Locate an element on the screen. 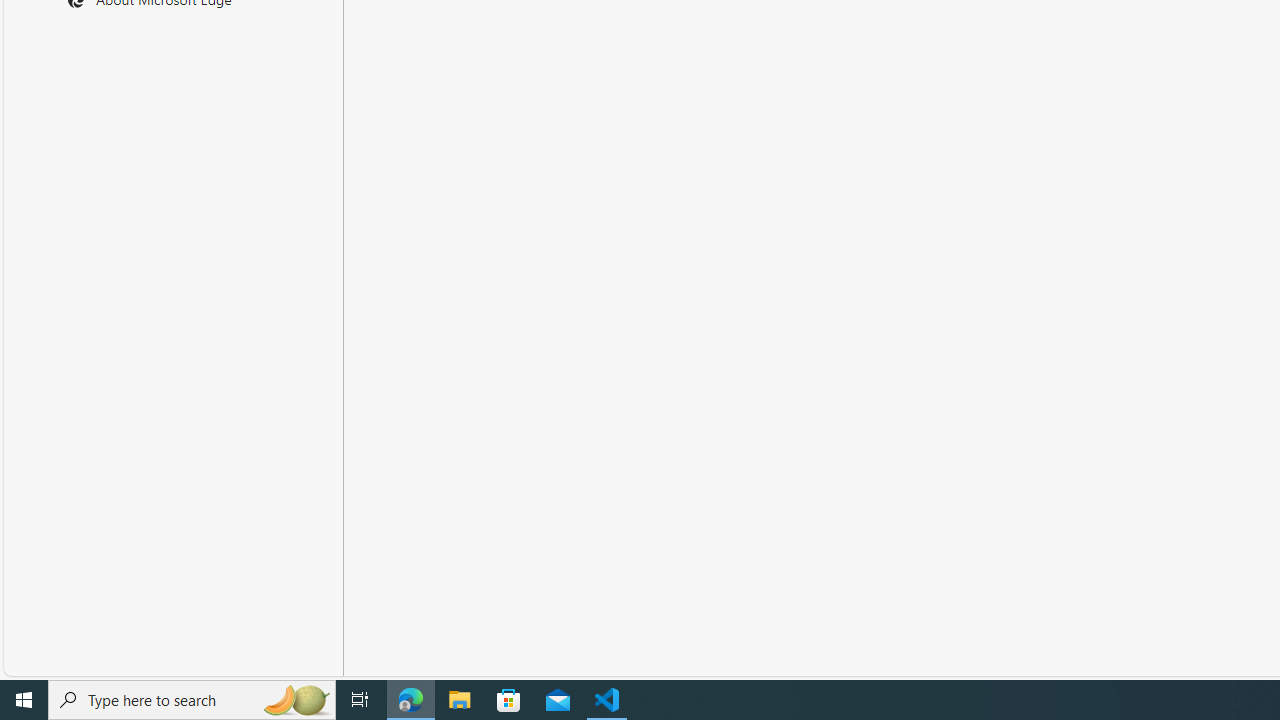 The height and width of the screenshot is (720, 1280). 'Search highlights icon opens search home window' is located at coordinates (294, 698).